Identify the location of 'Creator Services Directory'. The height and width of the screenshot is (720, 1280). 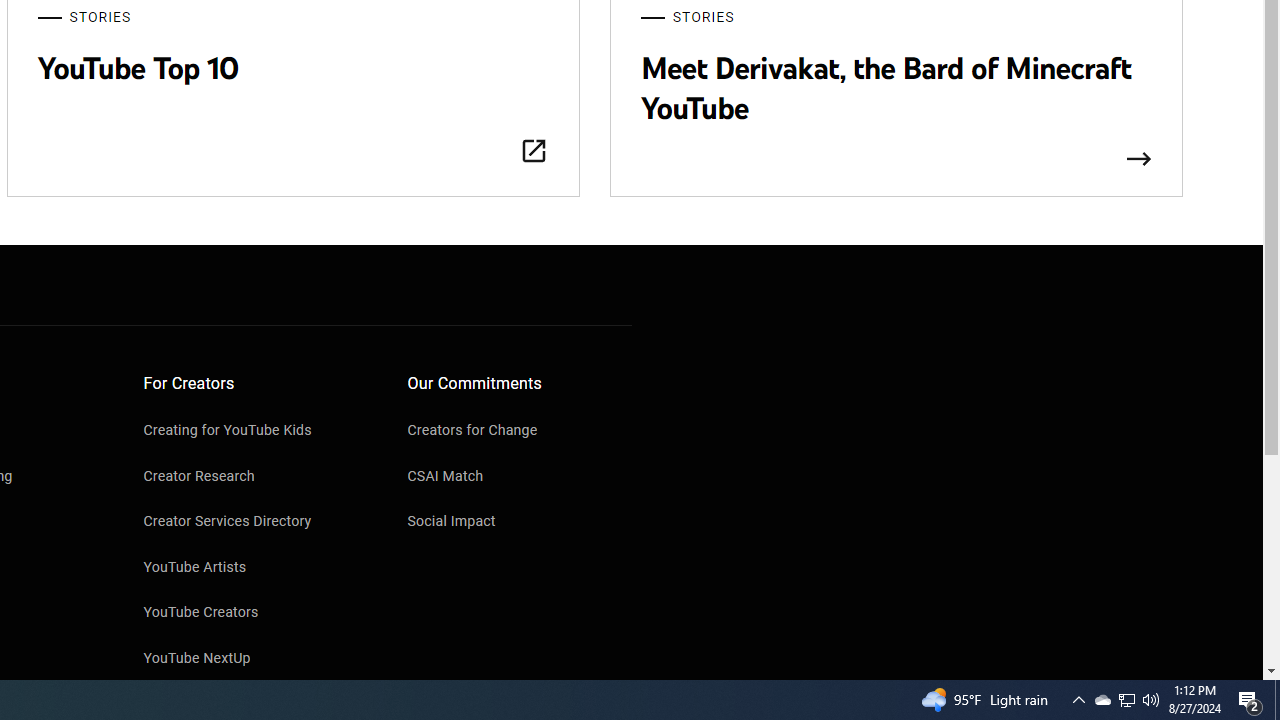
(255, 522).